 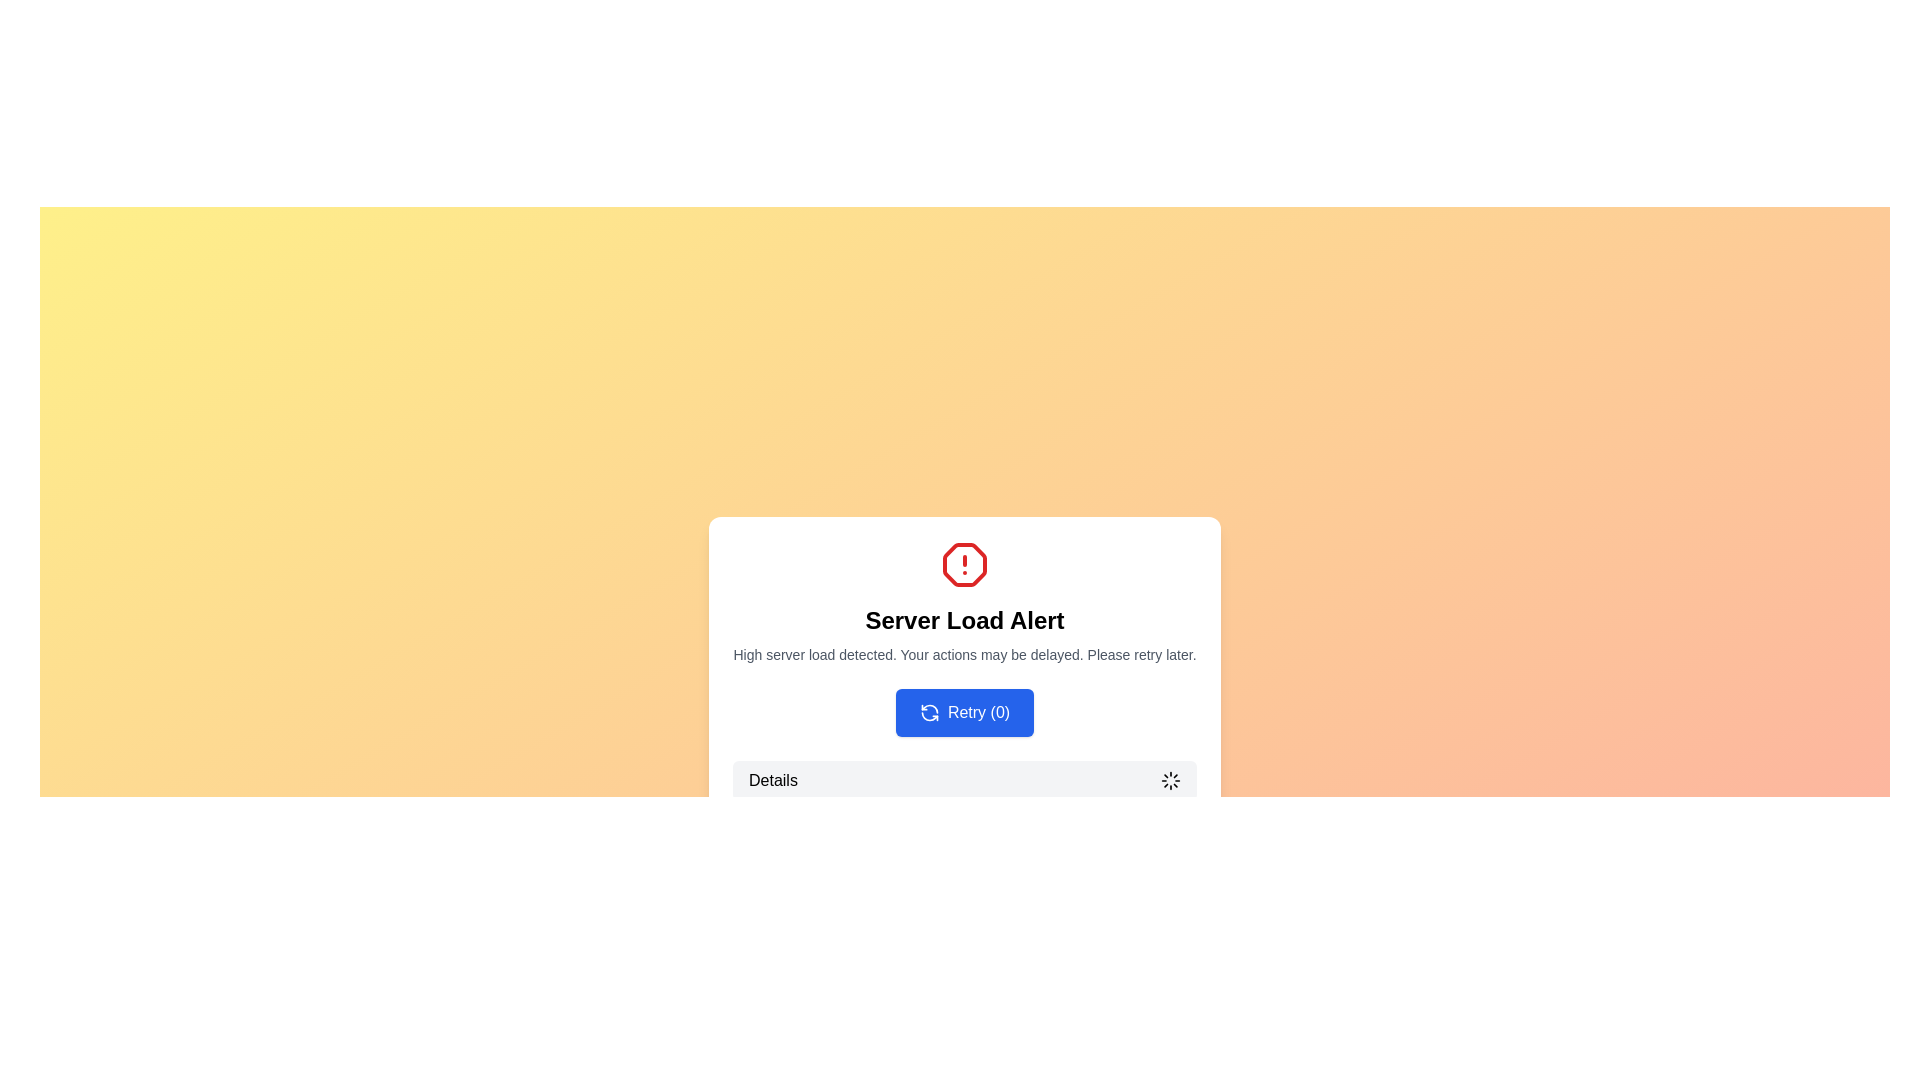 What do you see at coordinates (964, 712) in the screenshot?
I see `the retry button located under the 'Server Load Alert' heading to initiate the retry functionality` at bounding box center [964, 712].